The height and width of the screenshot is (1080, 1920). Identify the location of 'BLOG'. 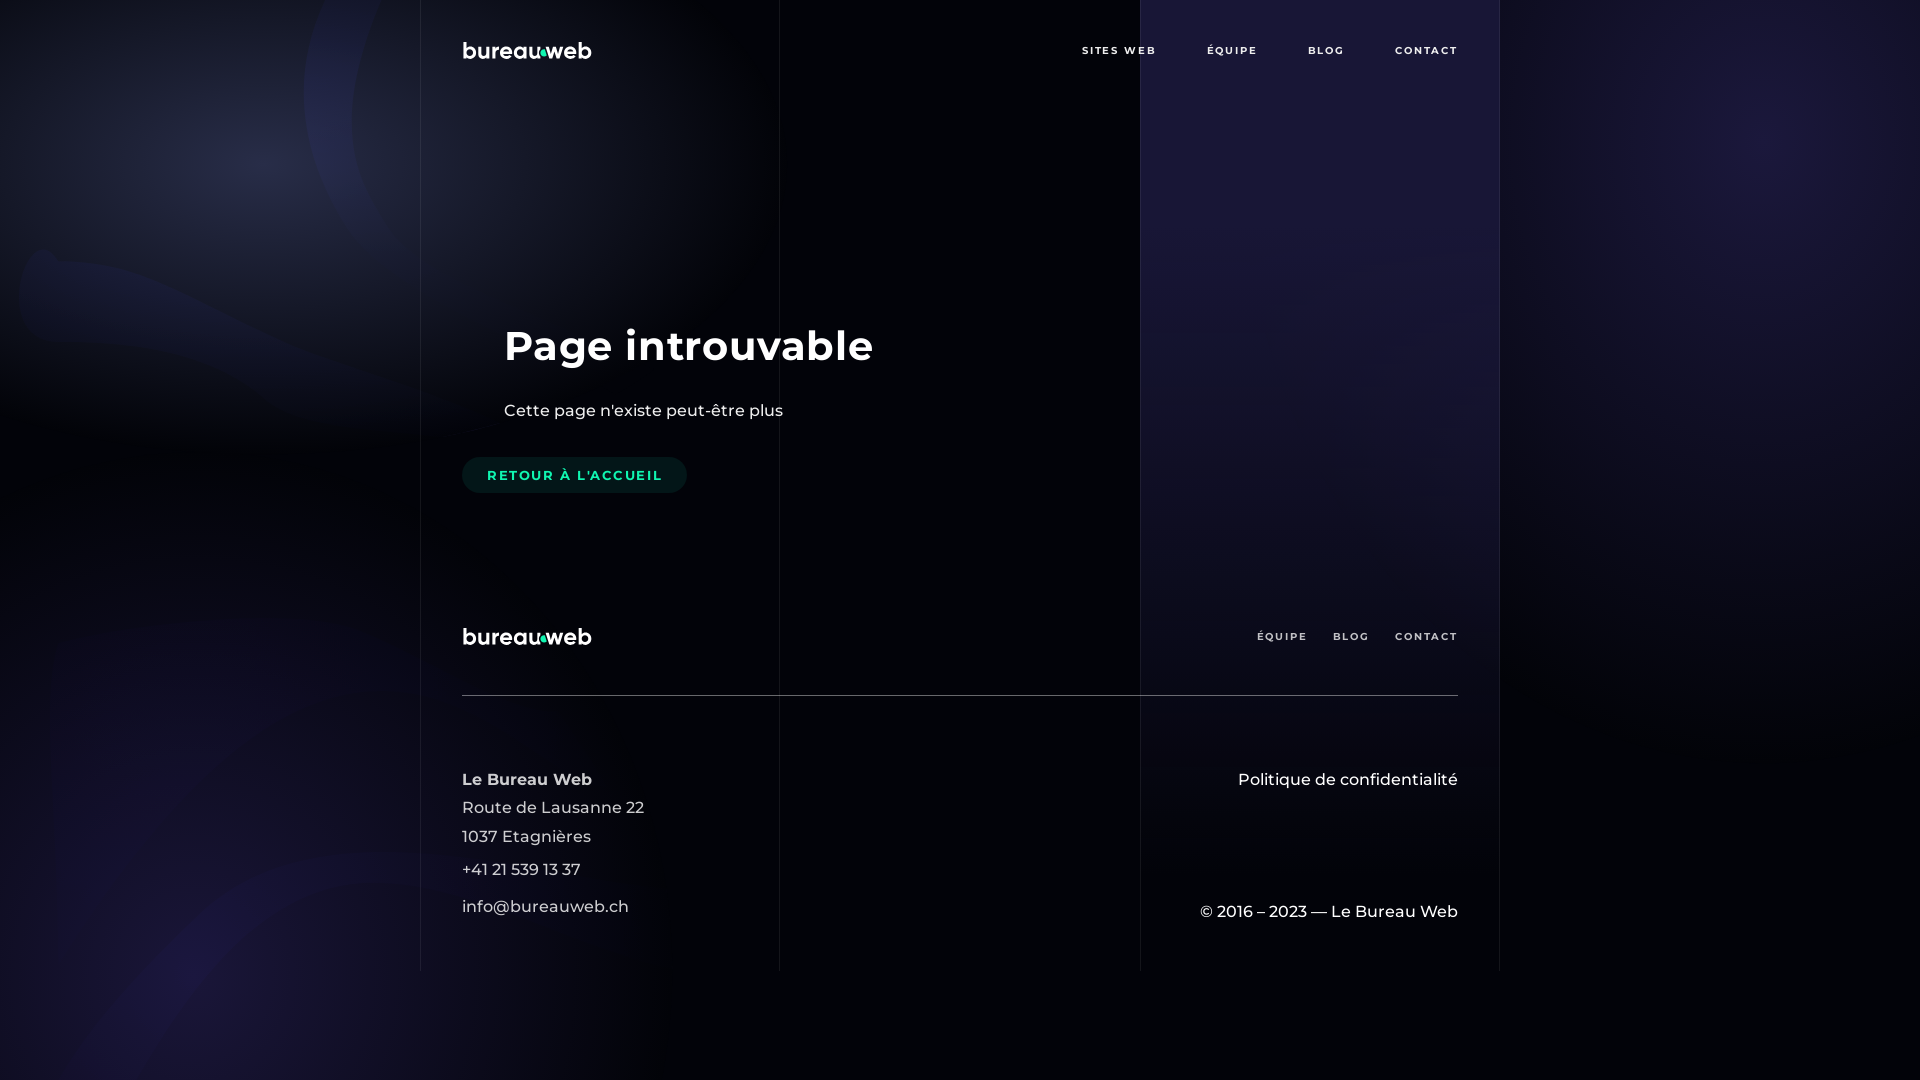
(1351, 636).